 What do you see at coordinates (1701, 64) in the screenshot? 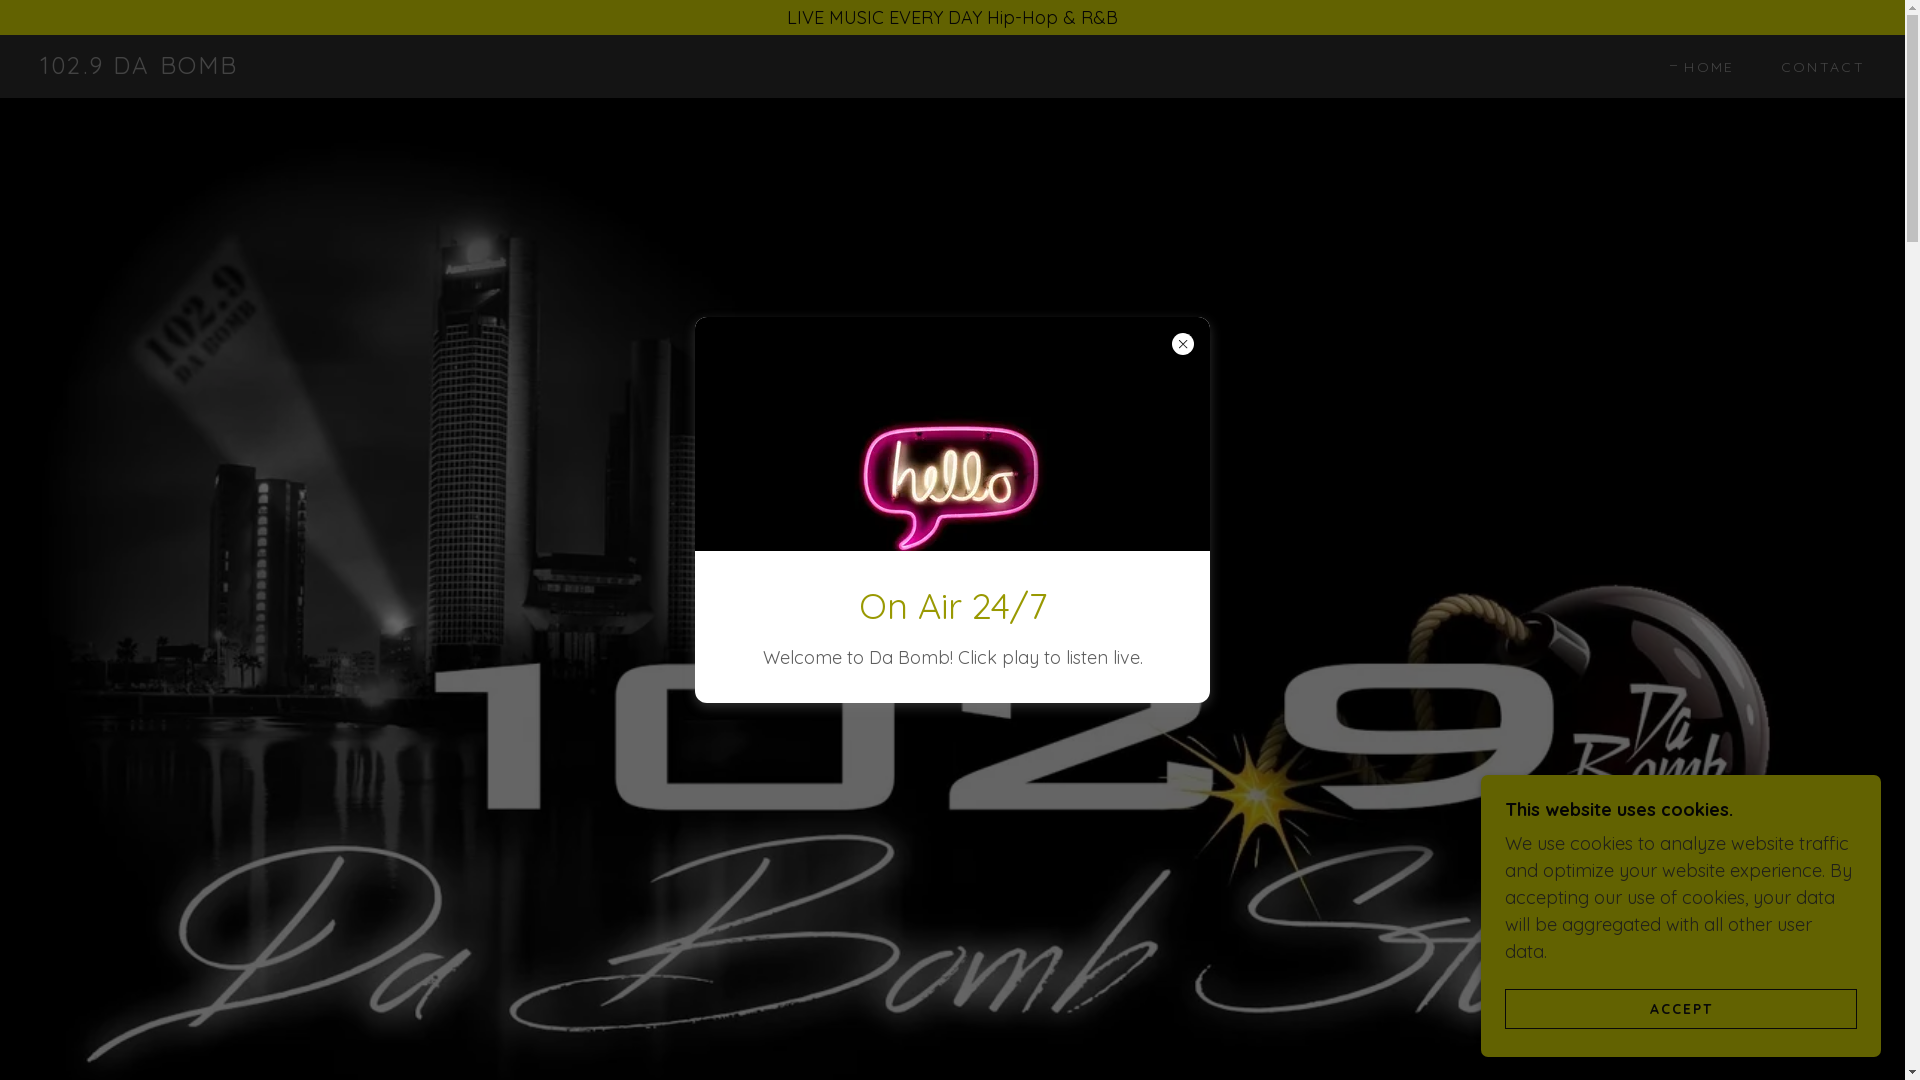
I see `'HOME'` at bounding box center [1701, 64].